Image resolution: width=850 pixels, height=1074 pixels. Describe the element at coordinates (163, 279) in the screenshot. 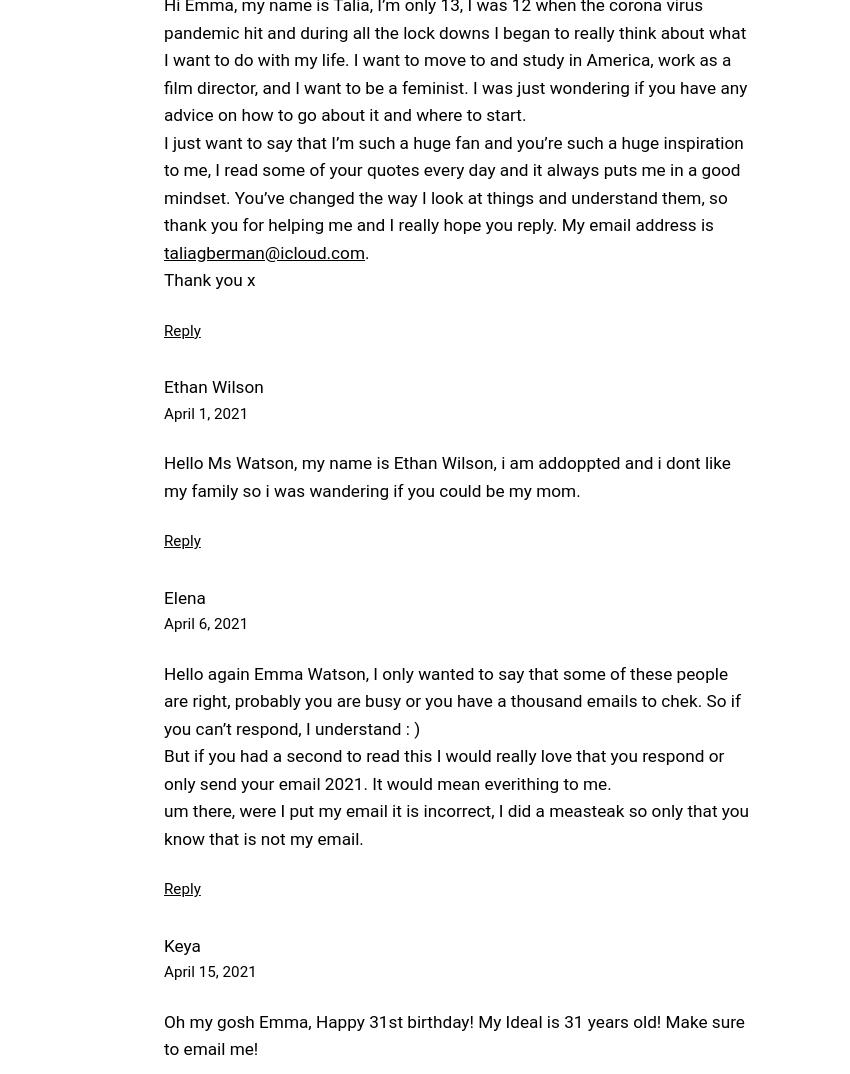

I see `'Thank you x'` at that location.